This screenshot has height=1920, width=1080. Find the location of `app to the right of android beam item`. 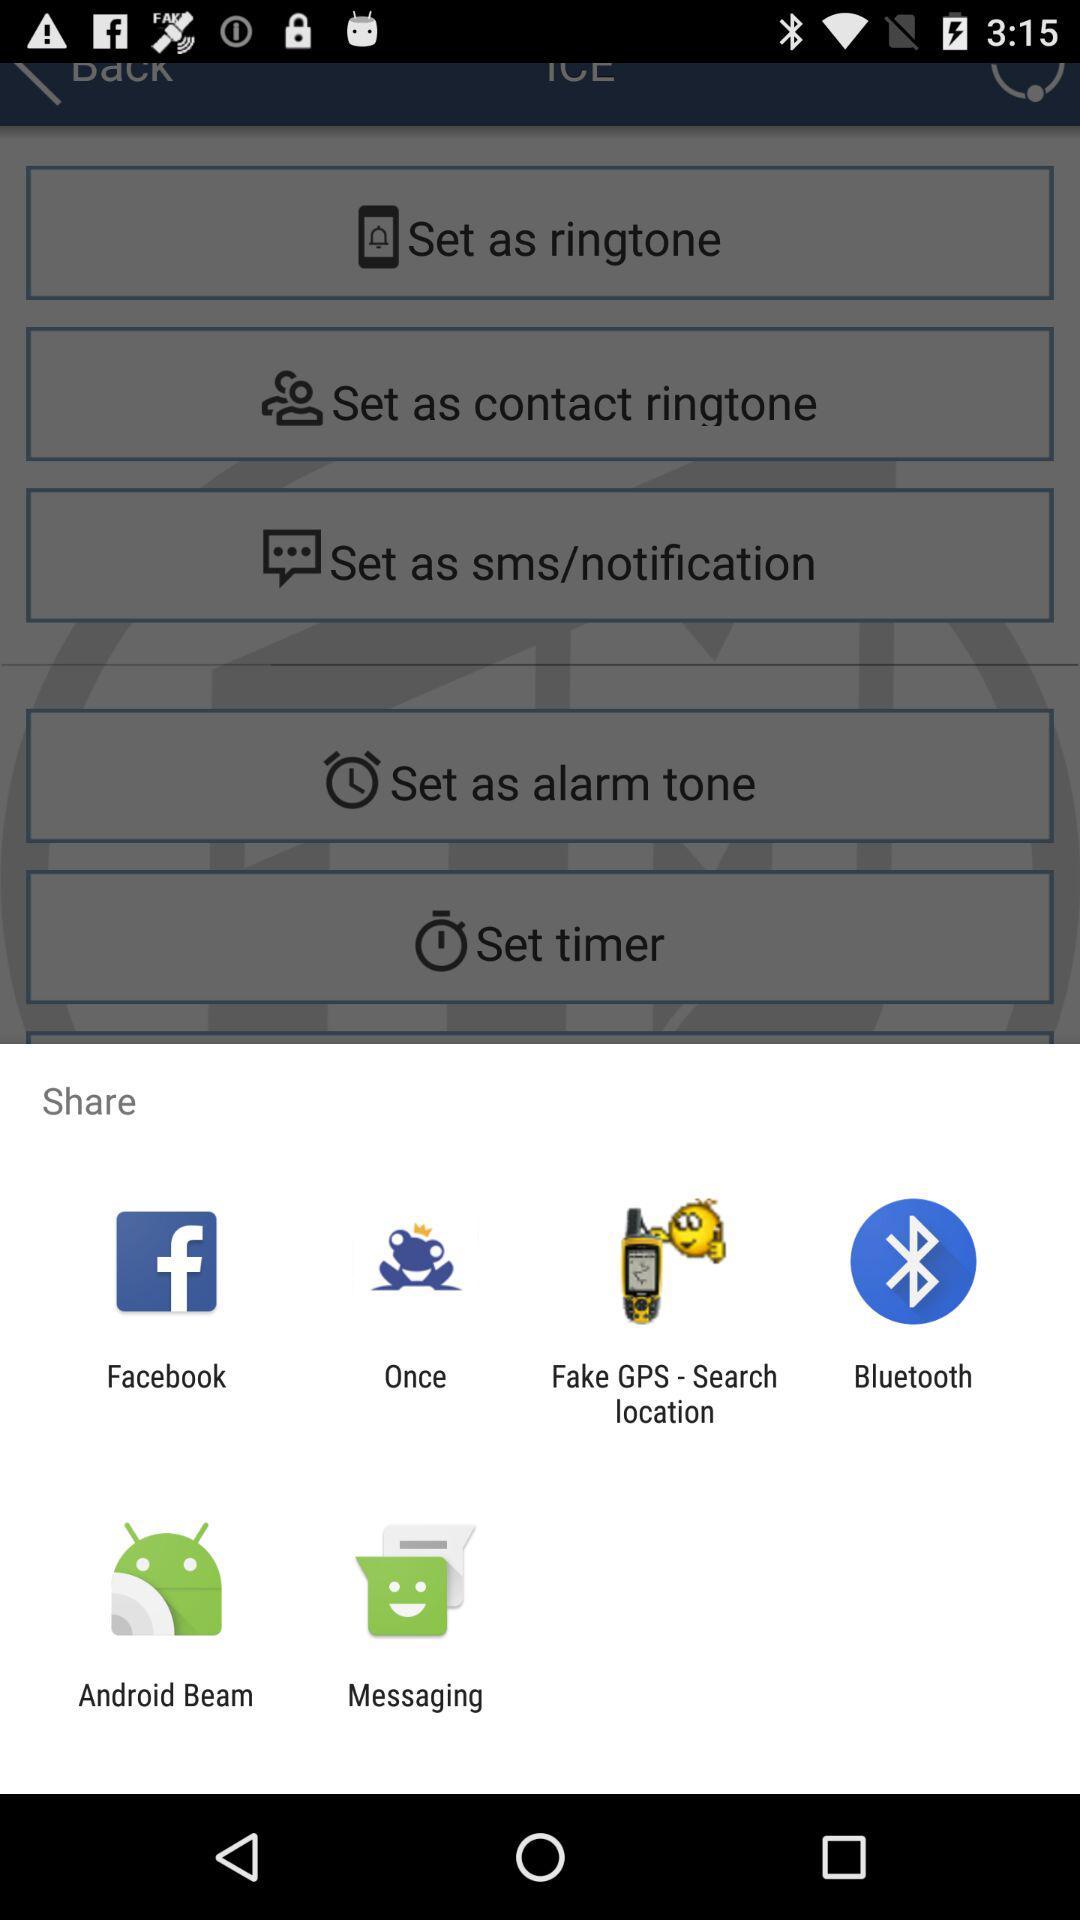

app to the right of android beam item is located at coordinates (414, 1711).